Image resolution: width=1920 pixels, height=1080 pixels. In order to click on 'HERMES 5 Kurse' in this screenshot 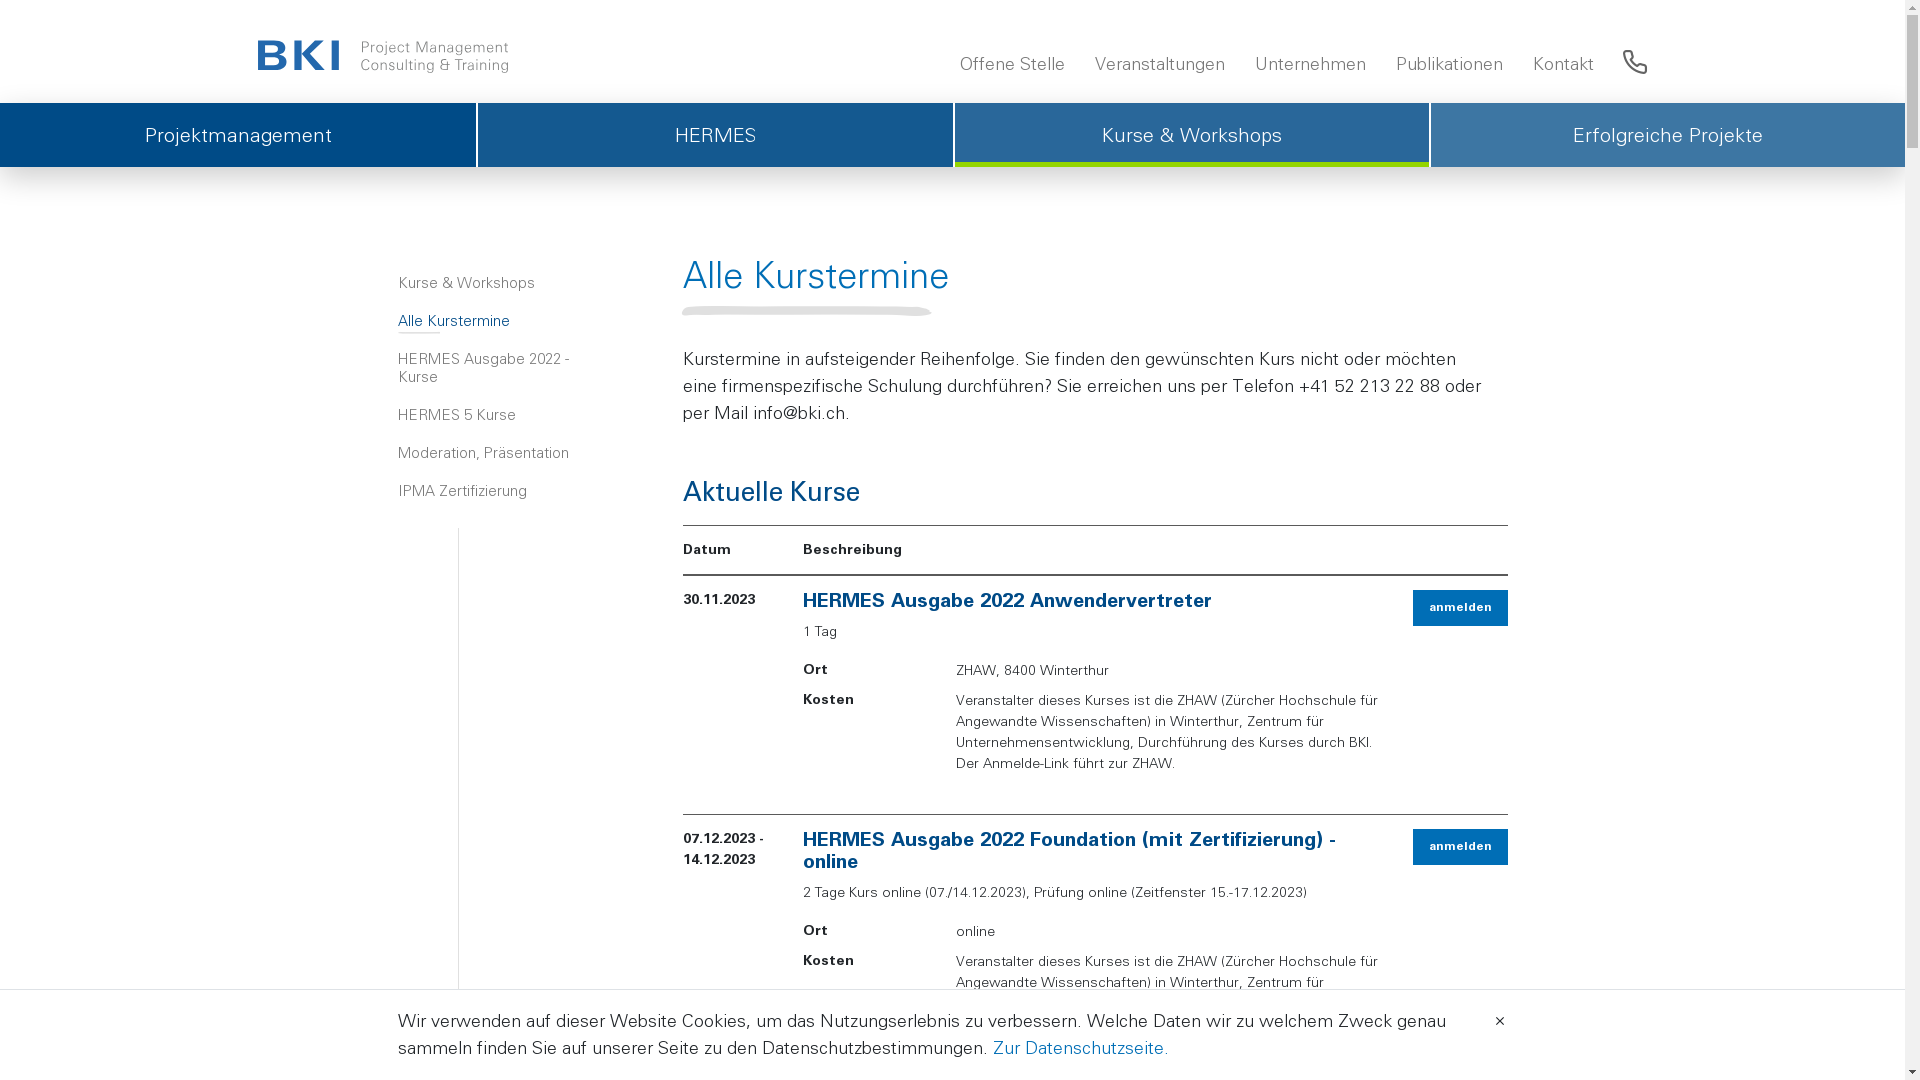, I will do `click(503, 414)`.